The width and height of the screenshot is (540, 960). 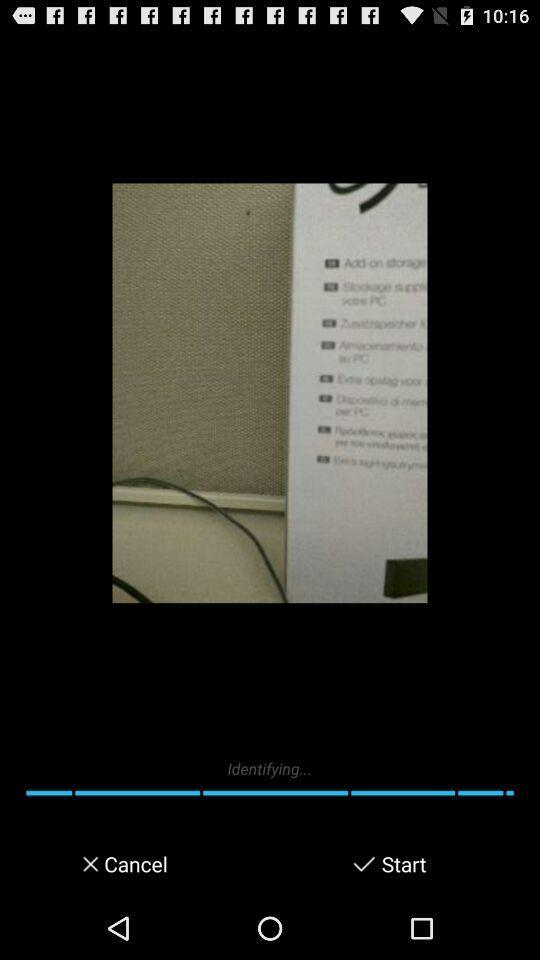 What do you see at coordinates (363, 863) in the screenshot?
I see `switch option` at bounding box center [363, 863].